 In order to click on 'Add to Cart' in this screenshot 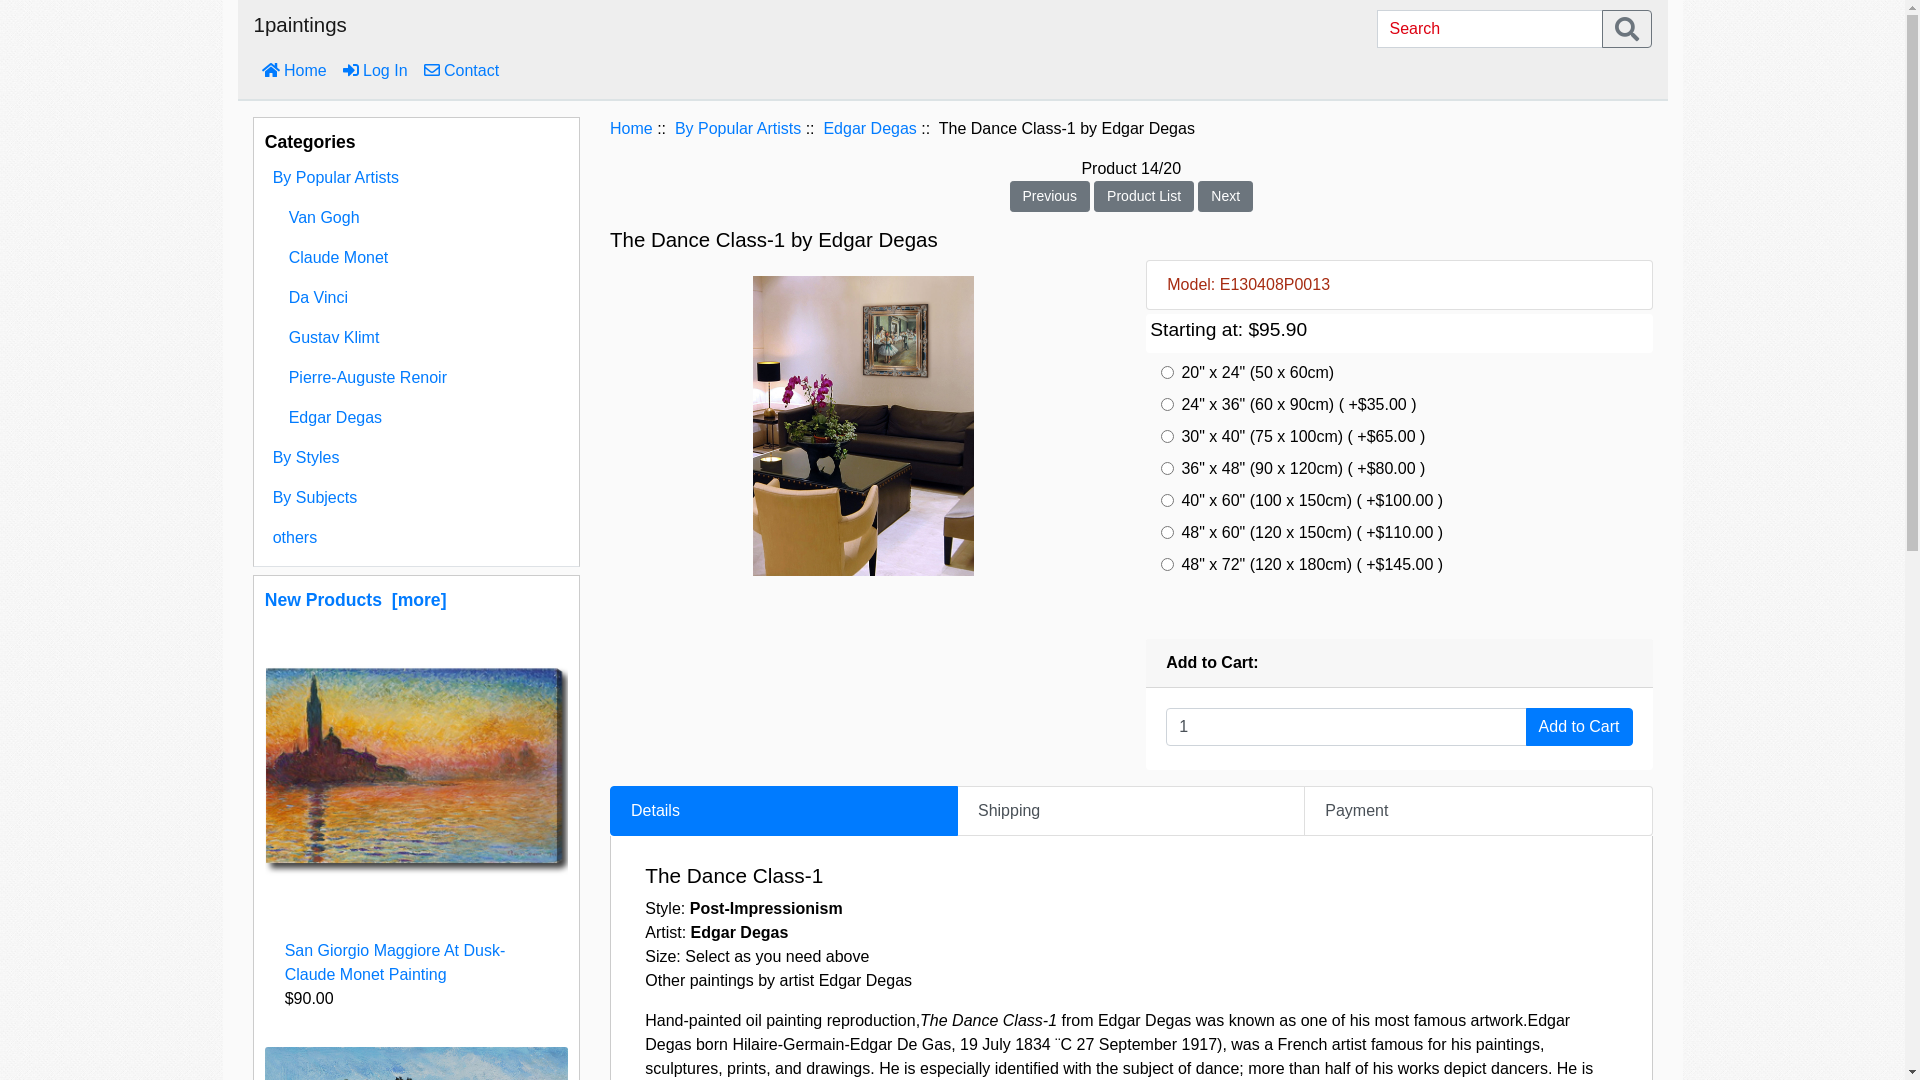, I will do `click(1578, 726)`.